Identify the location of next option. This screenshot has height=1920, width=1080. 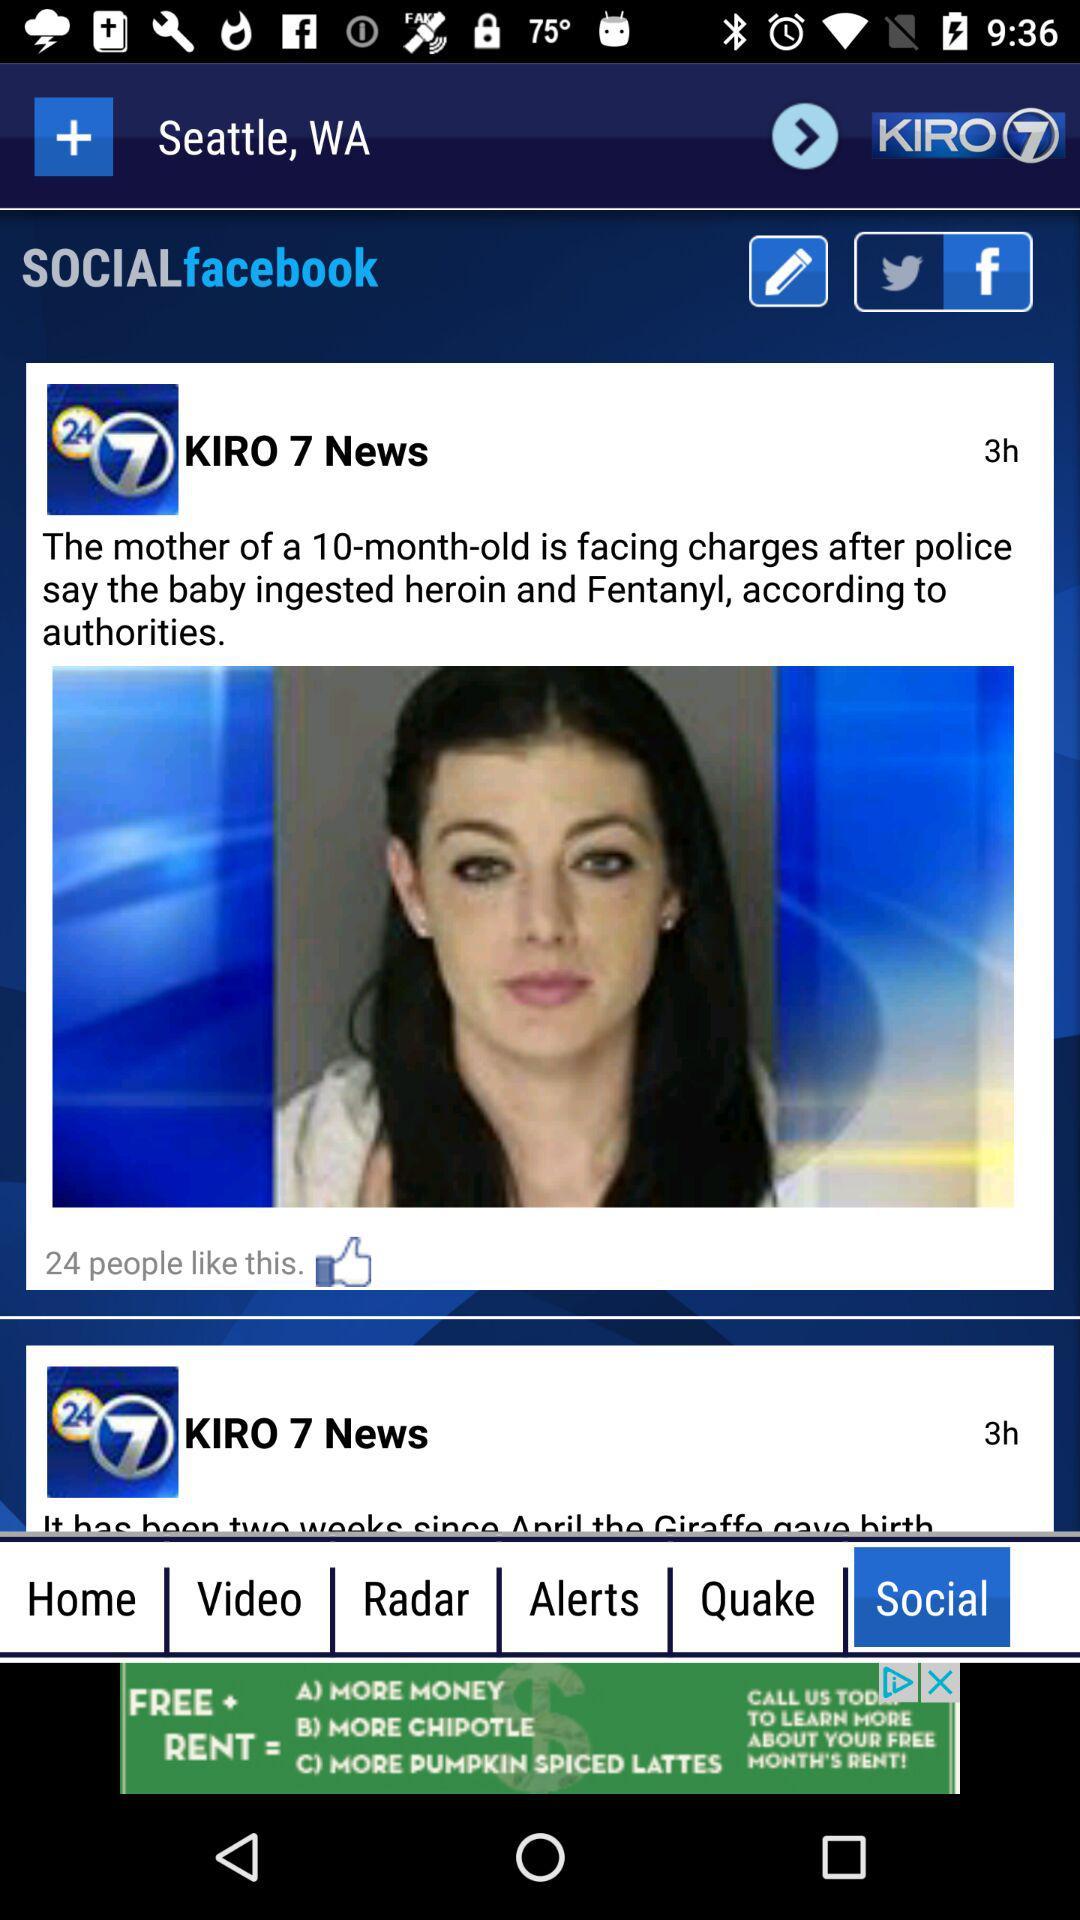
(804, 135).